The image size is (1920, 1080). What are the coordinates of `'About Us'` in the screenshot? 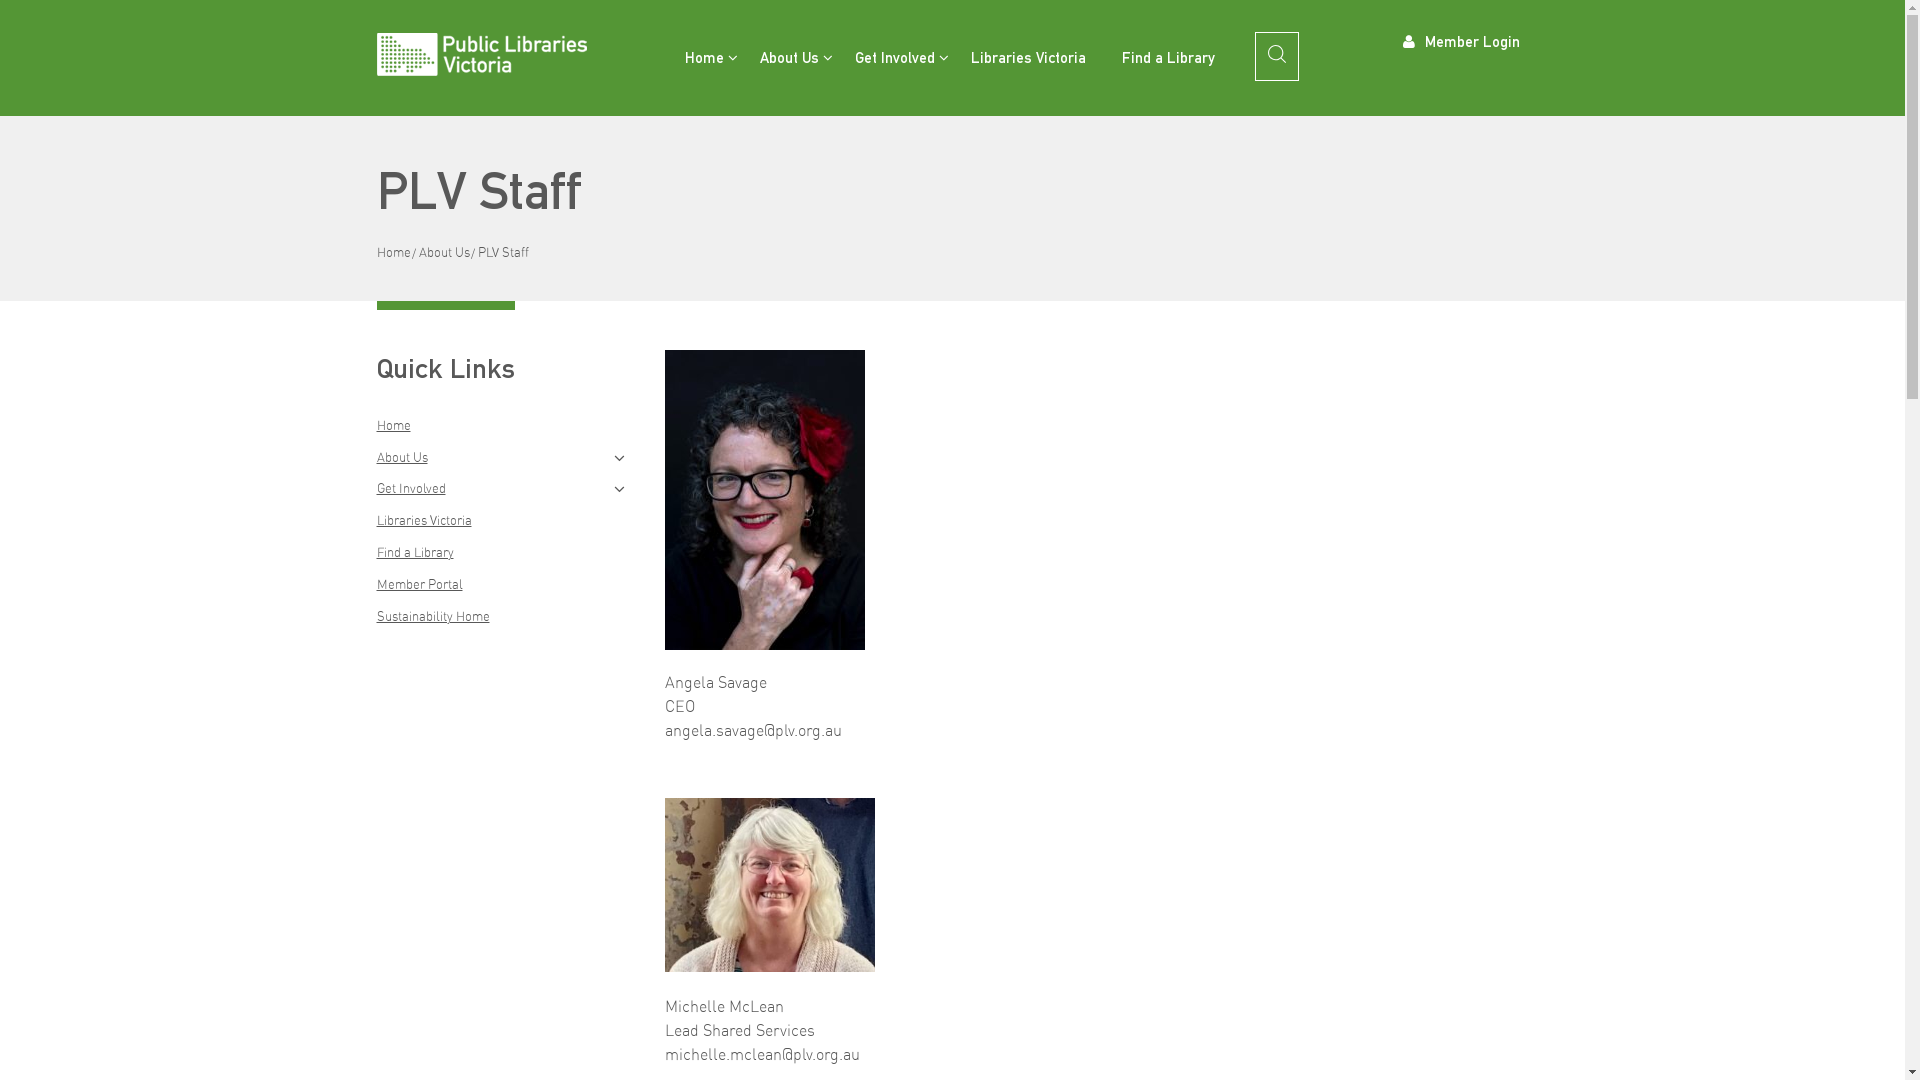 It's located at (400, 456).